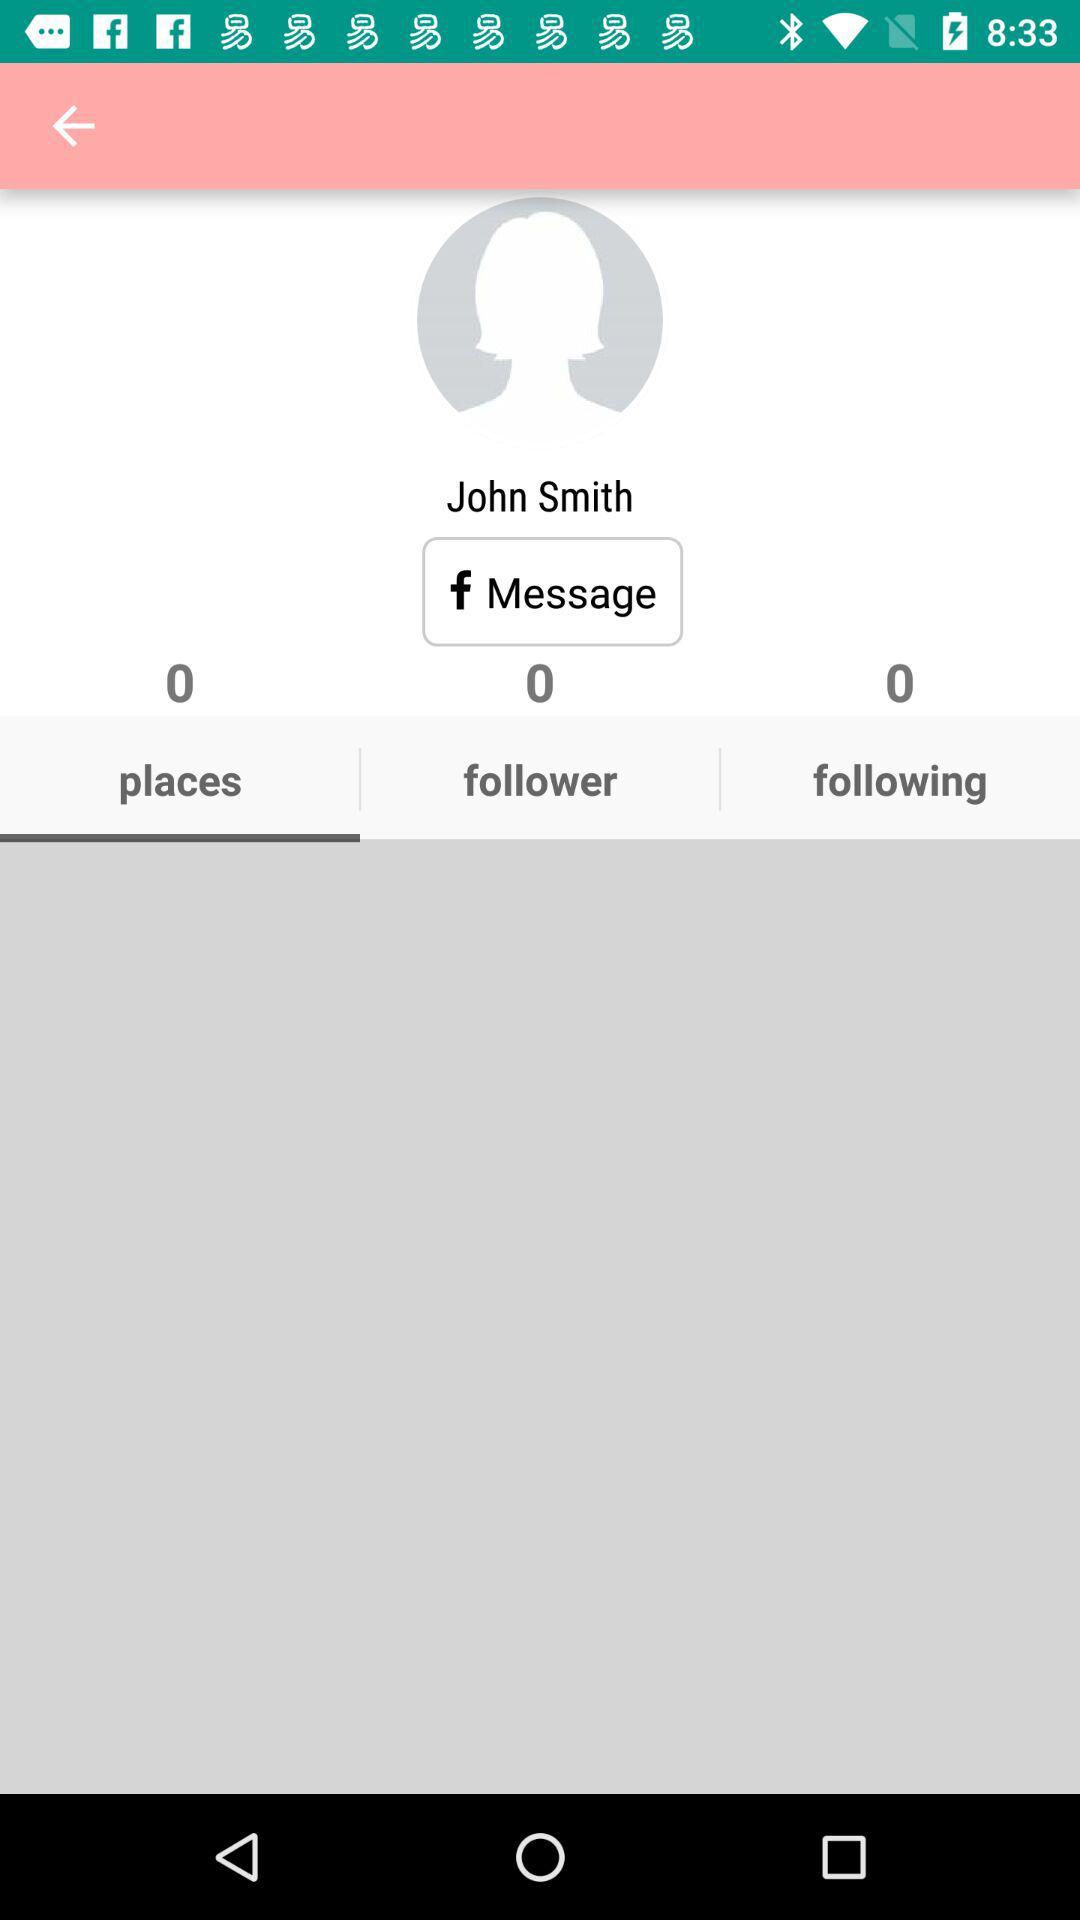  Describe the element at coordinates (898, 778) in the screenshot. I see `item next to the follower` at that location.